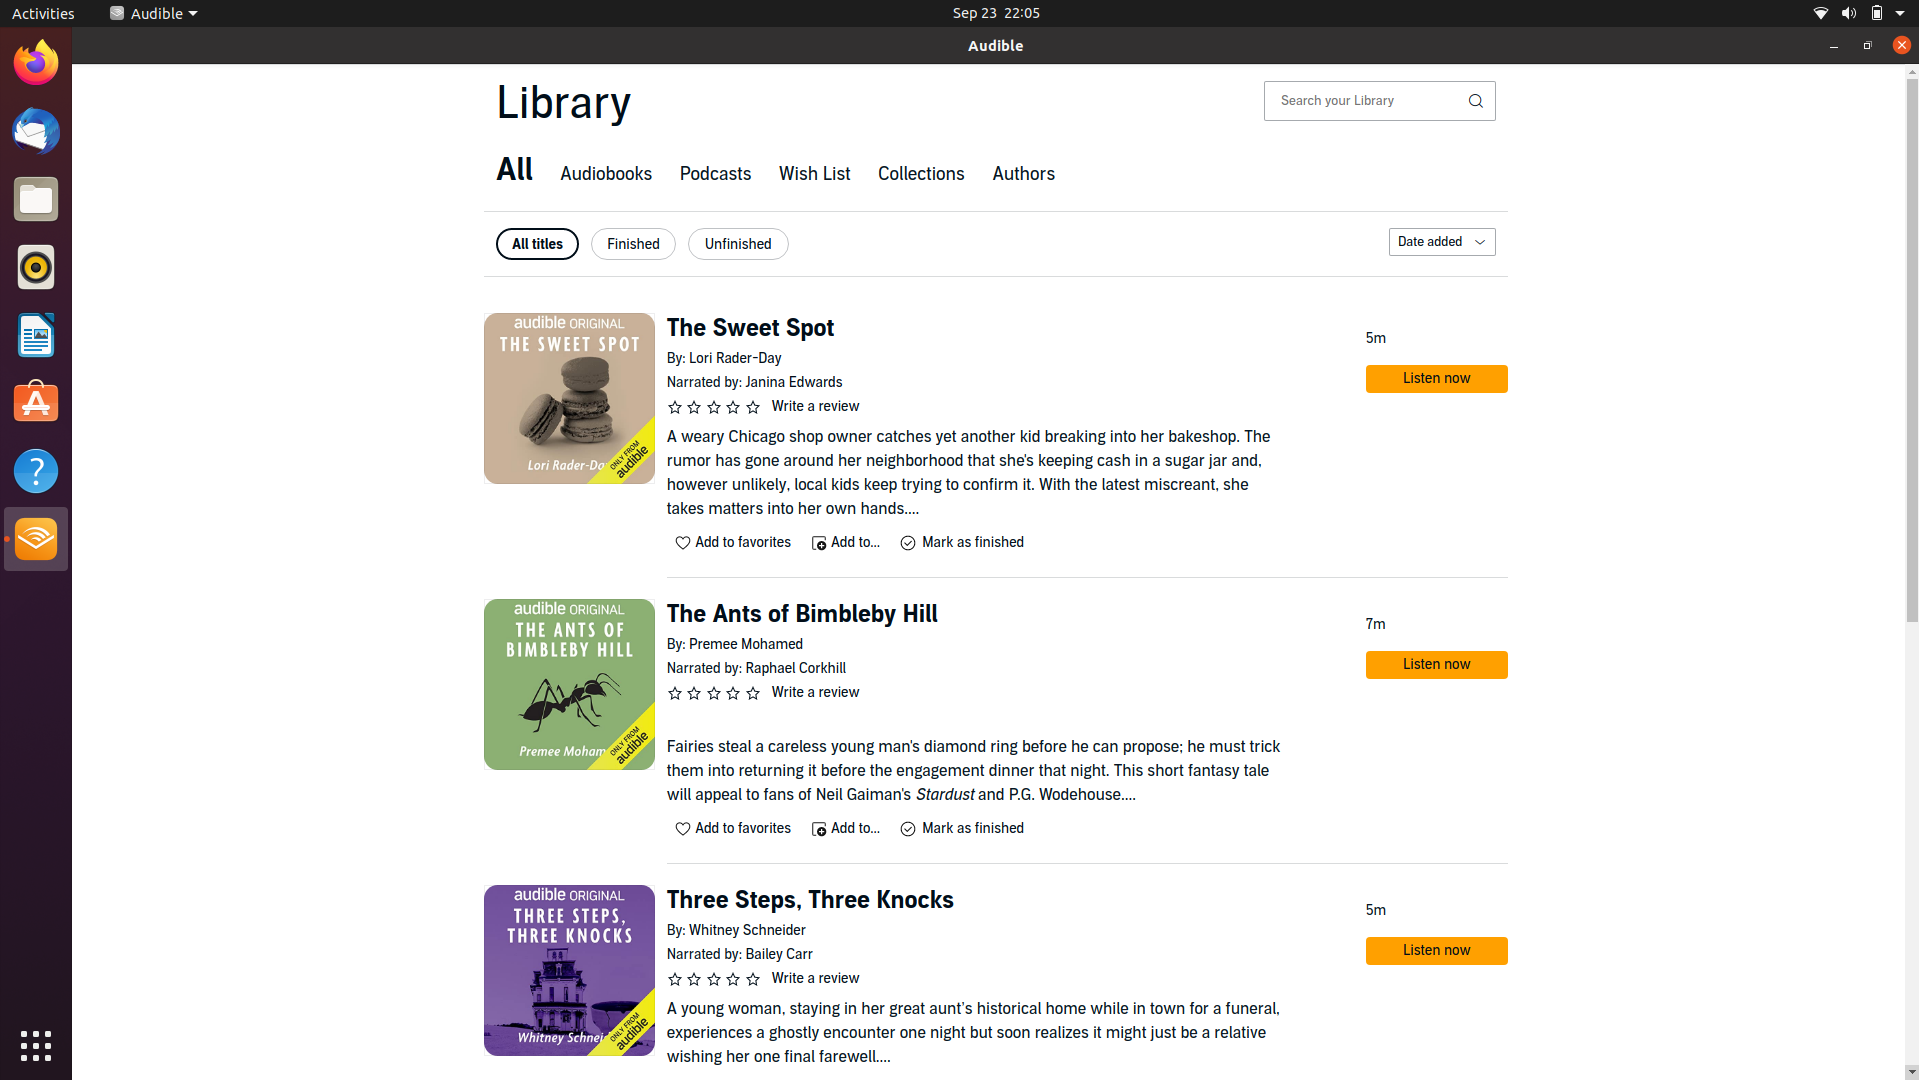  What do you see at coordinates (1909405, 618300) in the screenshot?
I see `Move downwards to search for the subsequent book on the list` at bounding box center [1909405, 618300].